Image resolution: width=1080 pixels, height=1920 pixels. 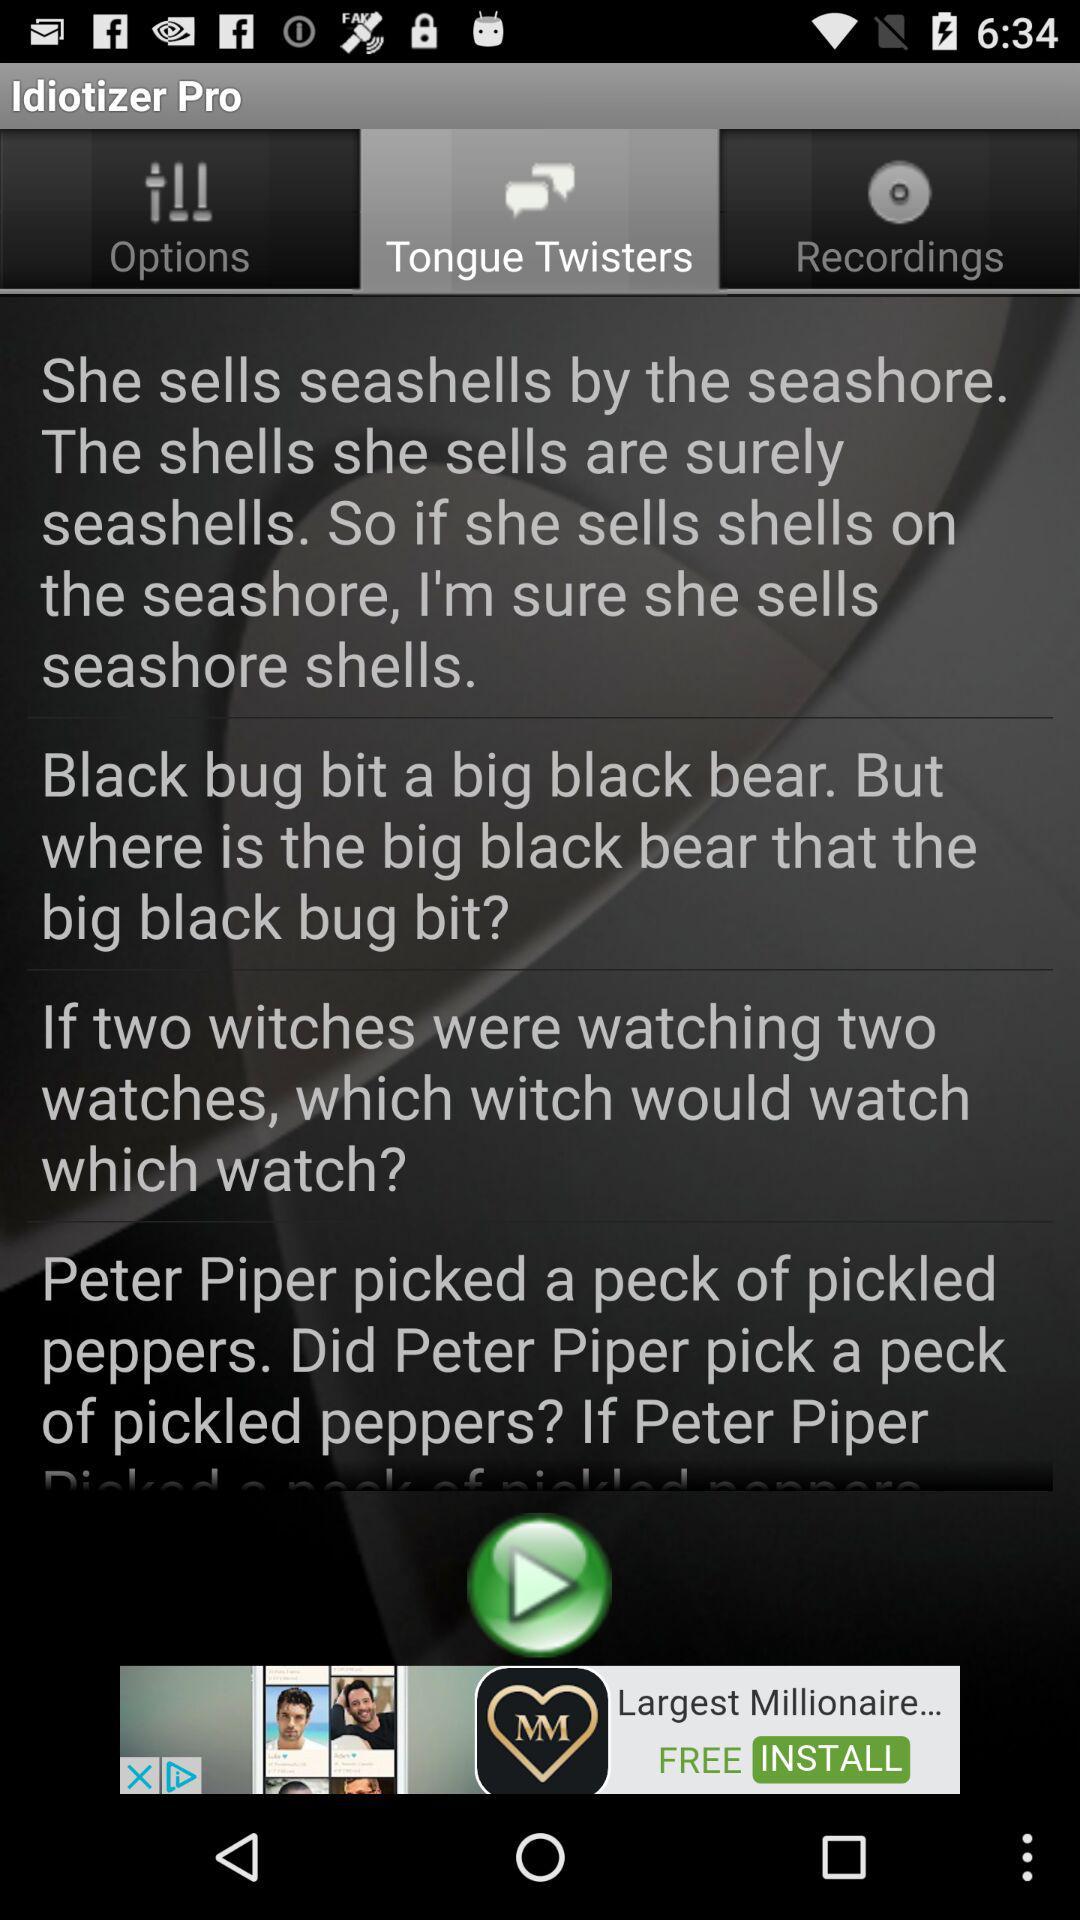 What do you see at coordinates (540, 1727) in the screenshot?
I see `new advertisement open` at bounding box center [540, 1727].